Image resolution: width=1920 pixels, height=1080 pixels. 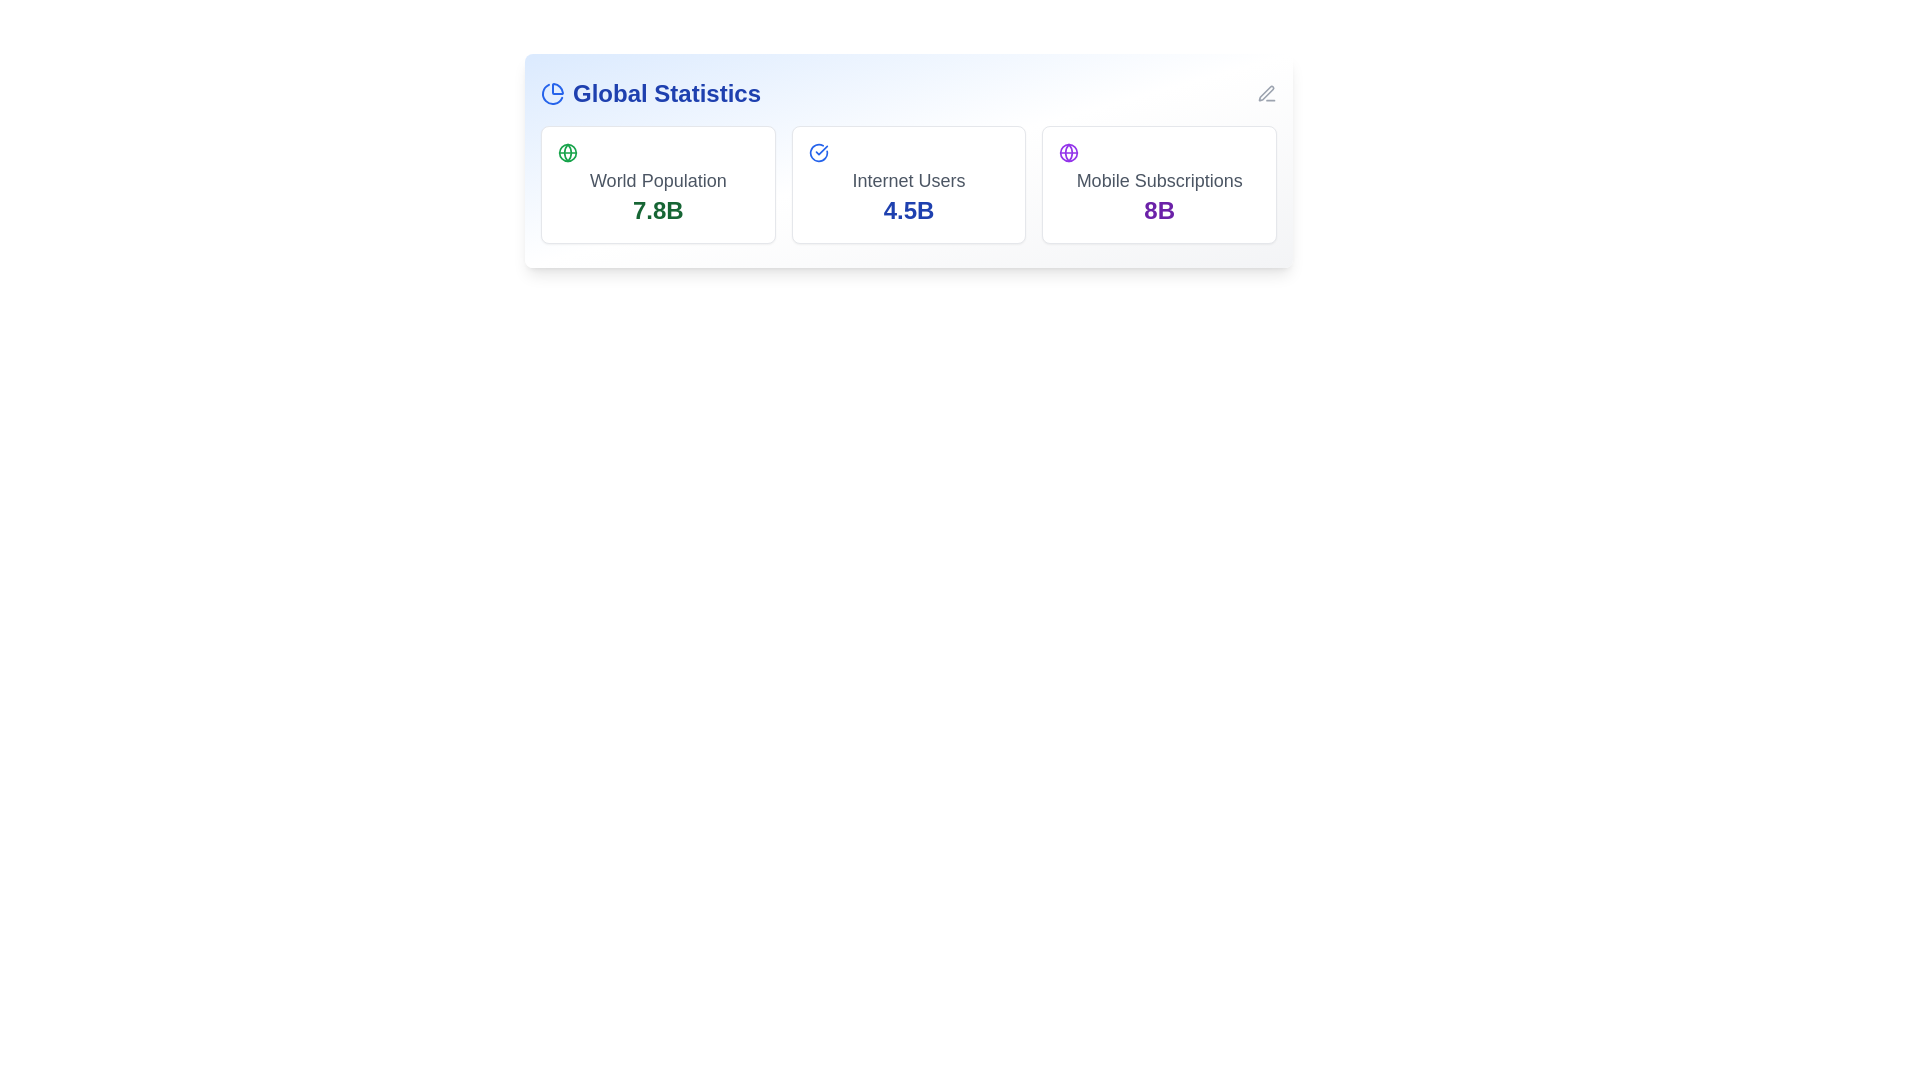 What do you see at coordinates (658, 211) in the screenshot?
I see `numerical value displayed by the Text Label indicating the world population in billions, which is located below the 'World Population' label within the first white card from the left in a series of cards` at bounding box center [658, 211].